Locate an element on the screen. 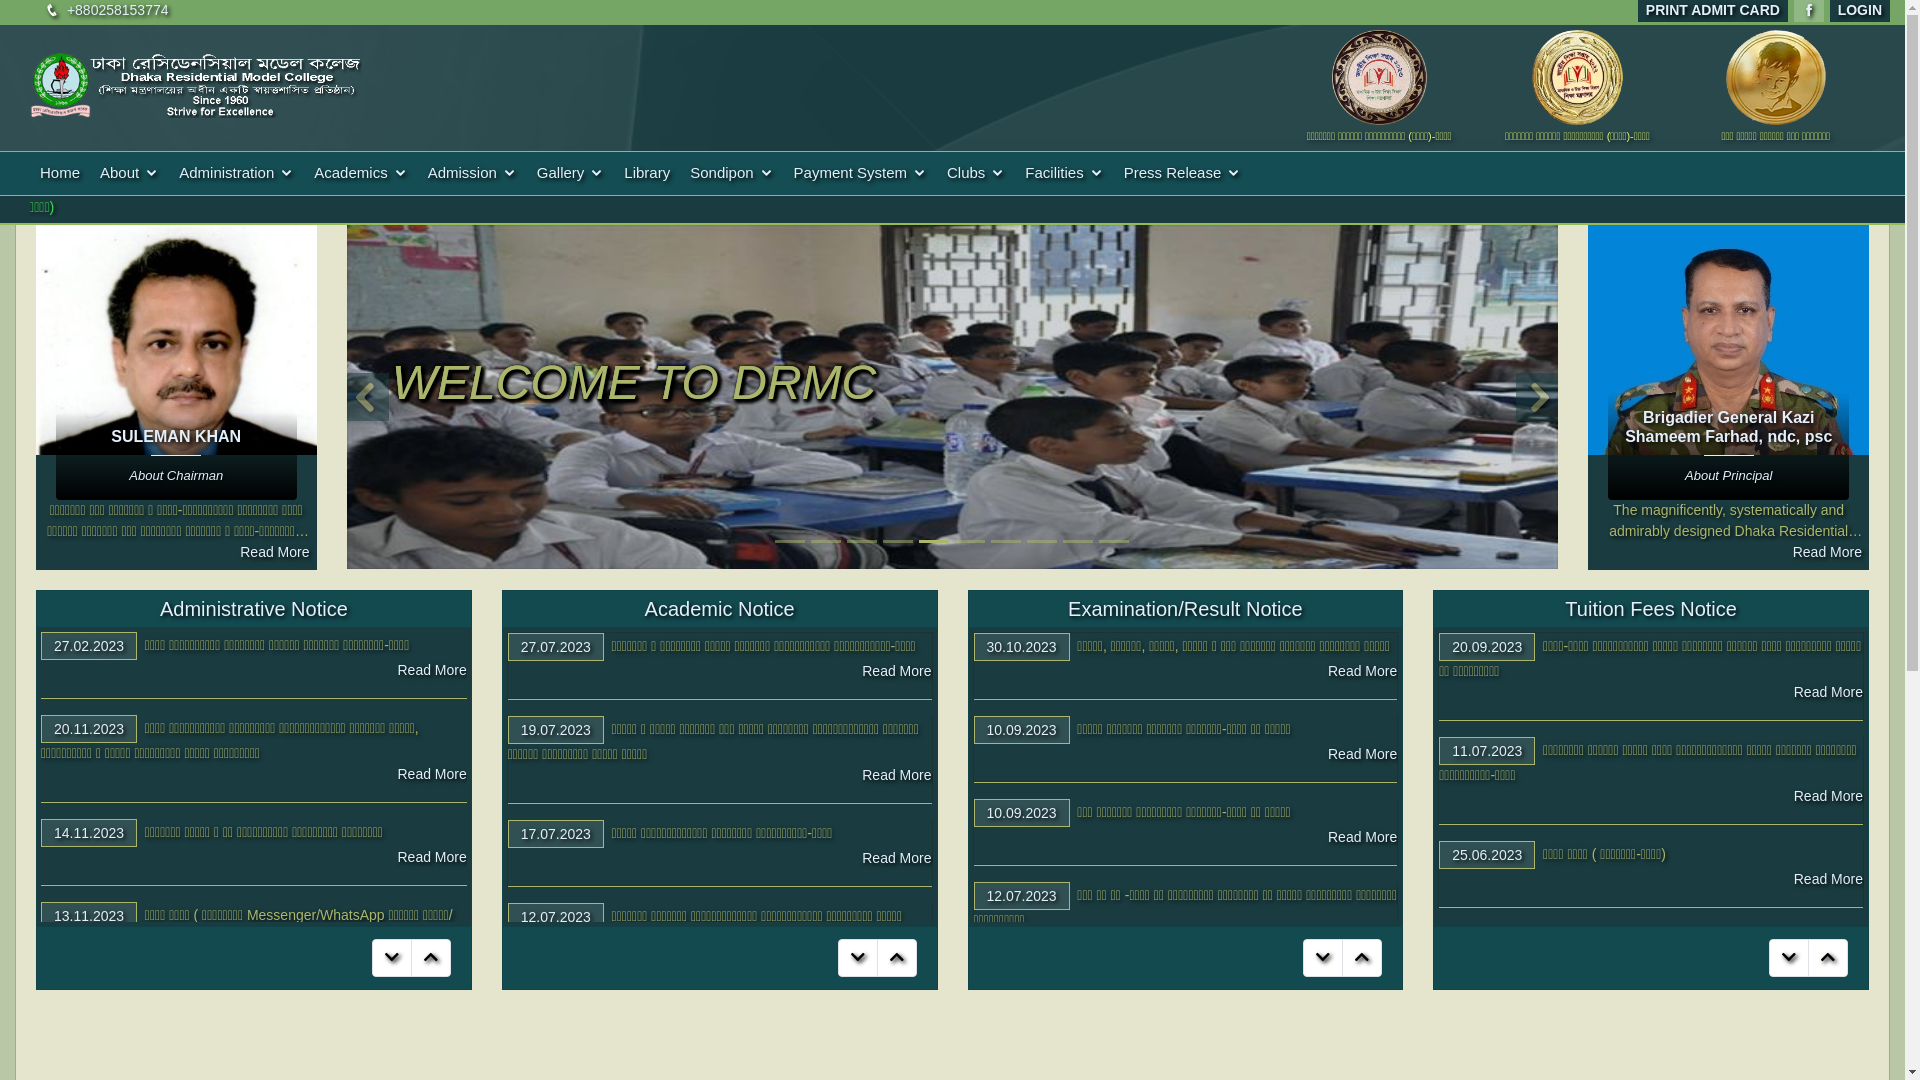  'About Principal' is located at coordinates (1727, 475).